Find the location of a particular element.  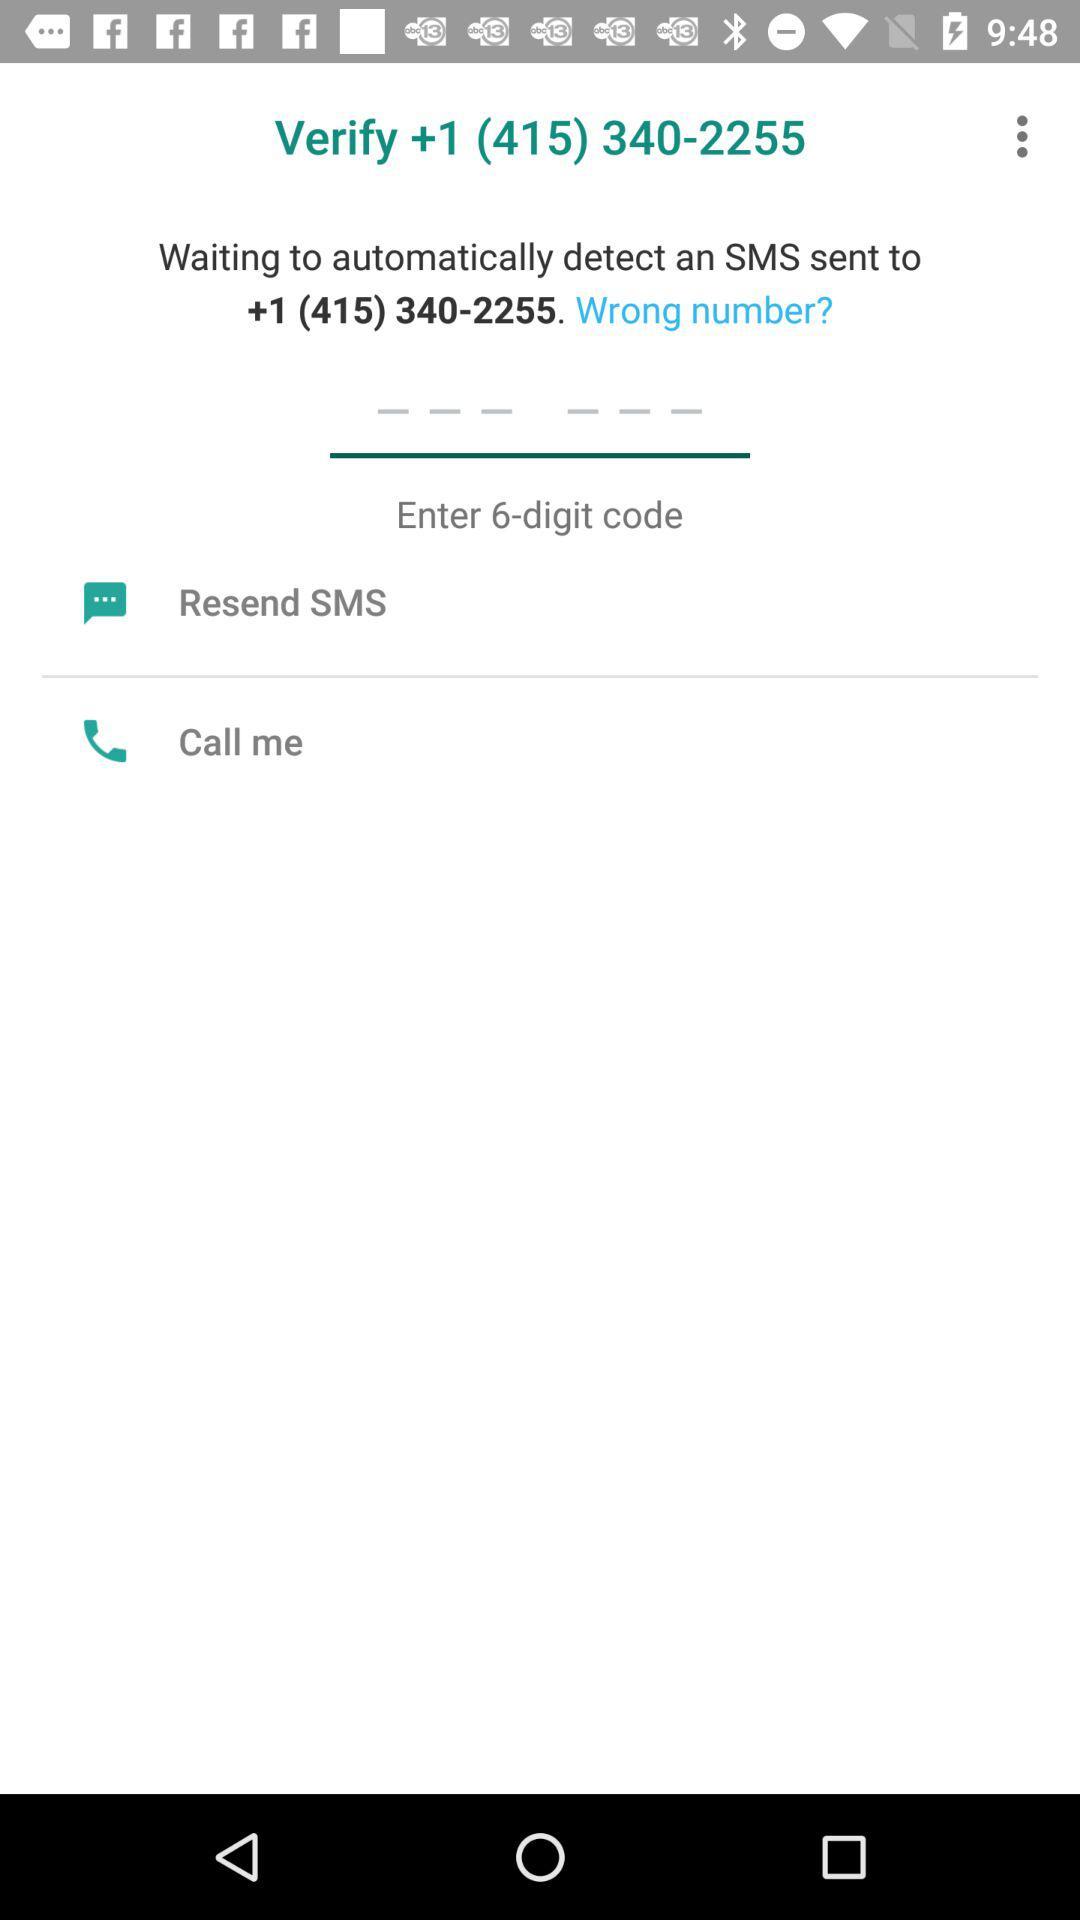

the icon below enter 6 digit is located at coordinates (229, 600).